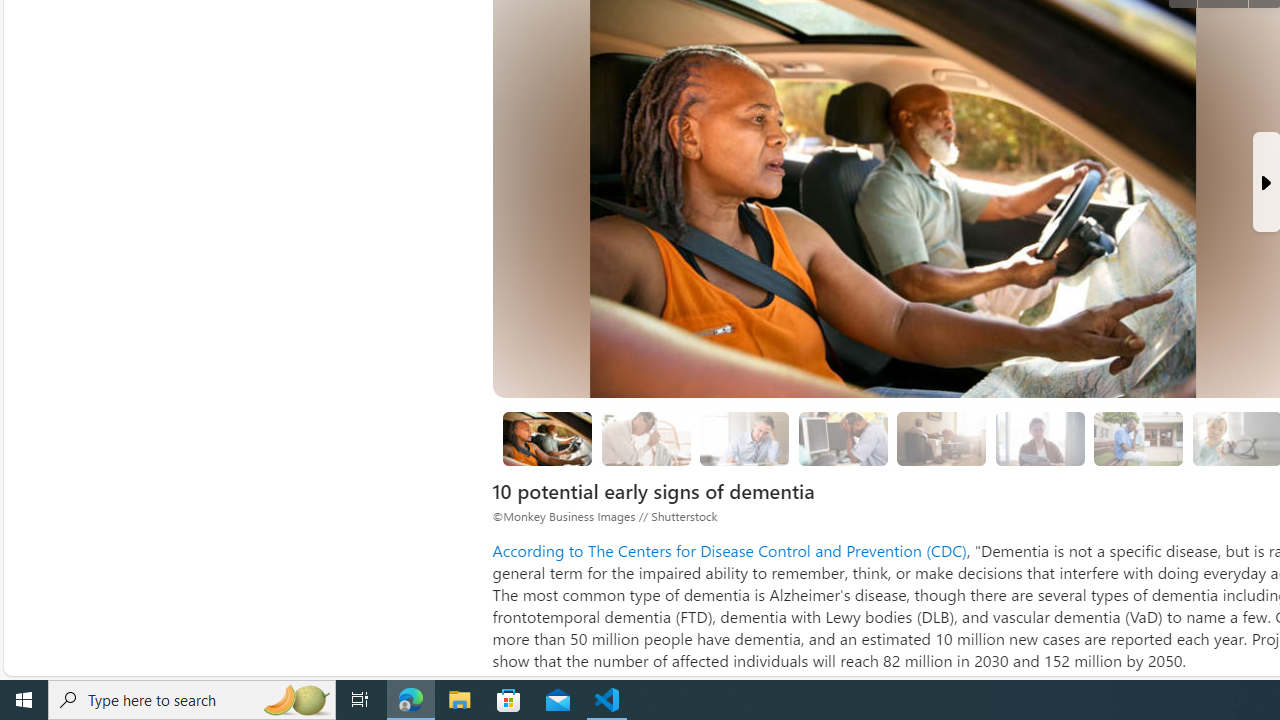 Image resolution: width=1280 pixels, height=720 pixels. Describe the element at coordinates (743, 437) in the screenshot. I see `'Challenges in planning or solving problems'` at that location.